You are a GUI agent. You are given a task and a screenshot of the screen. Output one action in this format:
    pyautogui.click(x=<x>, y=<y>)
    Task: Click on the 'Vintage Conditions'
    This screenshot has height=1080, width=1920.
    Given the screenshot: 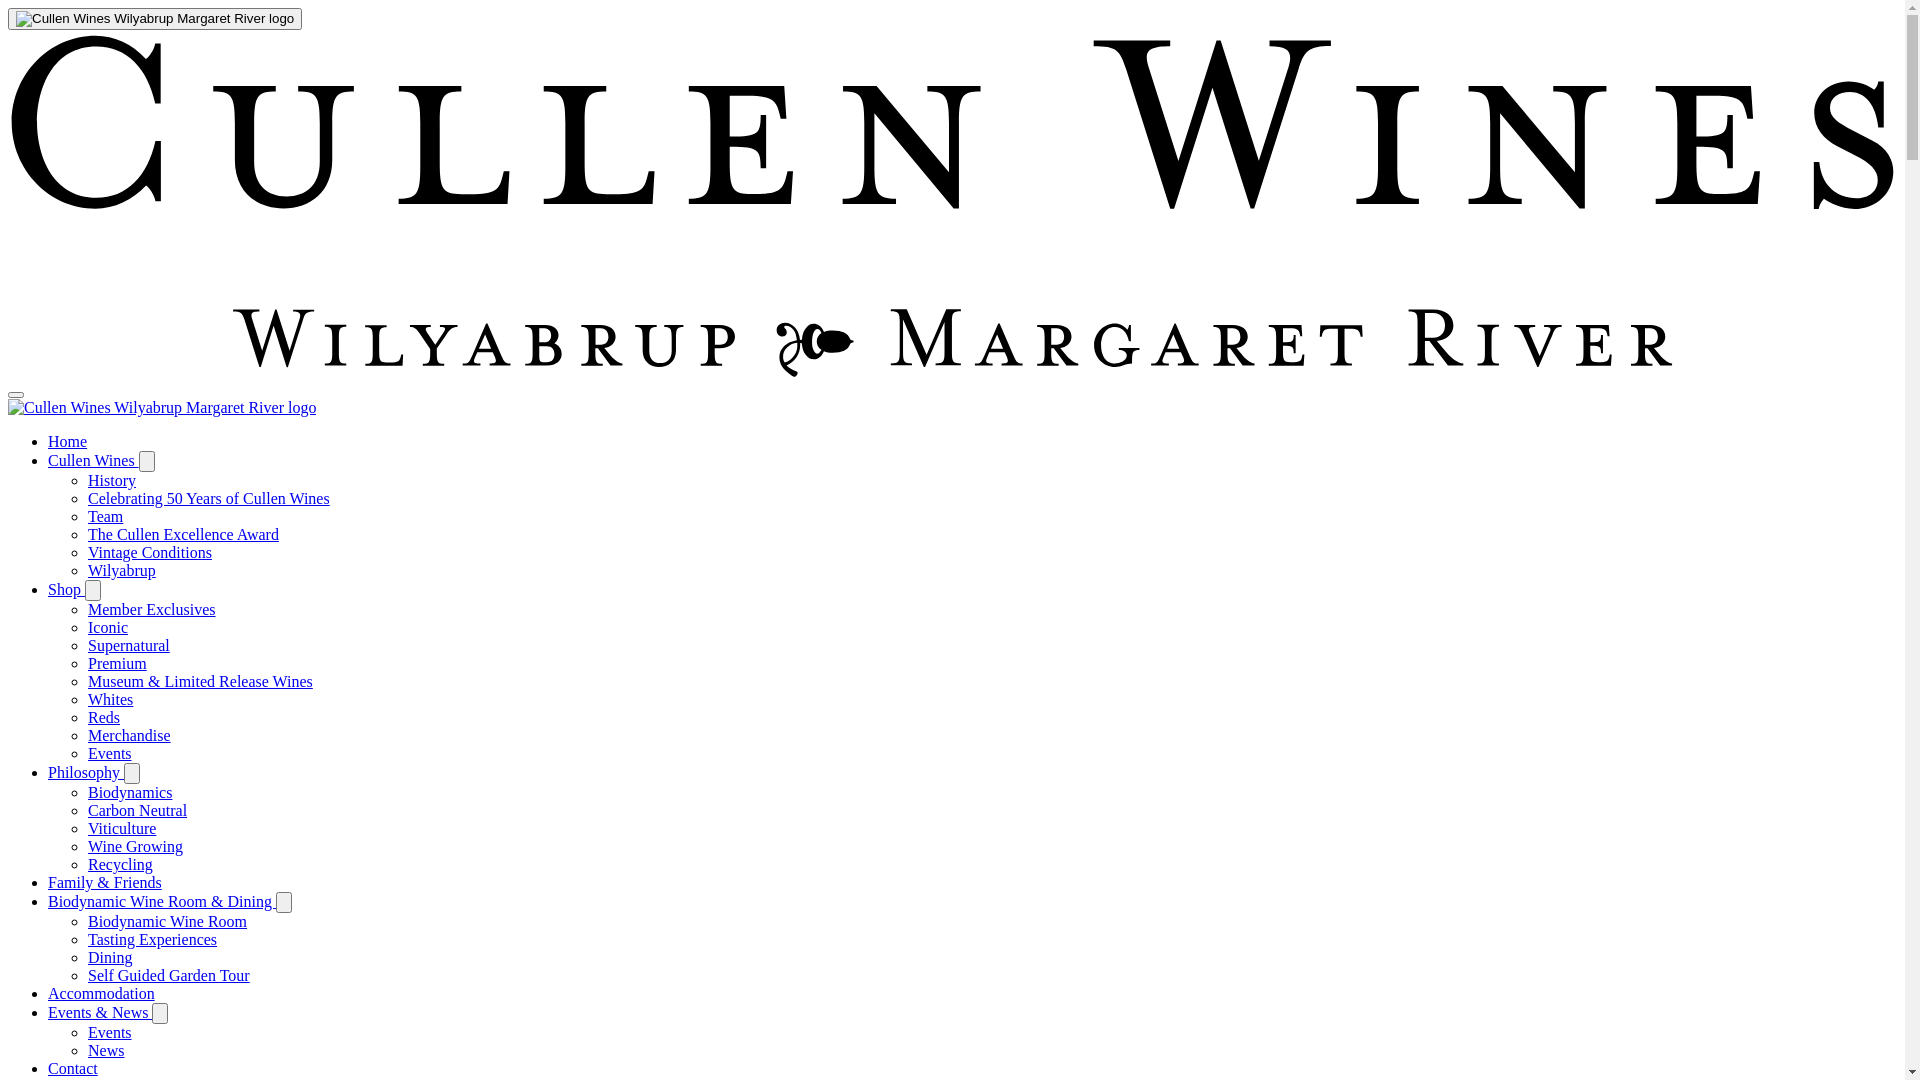 What is the action you would take?
    pyautogui.click(x=148, y=552)
    